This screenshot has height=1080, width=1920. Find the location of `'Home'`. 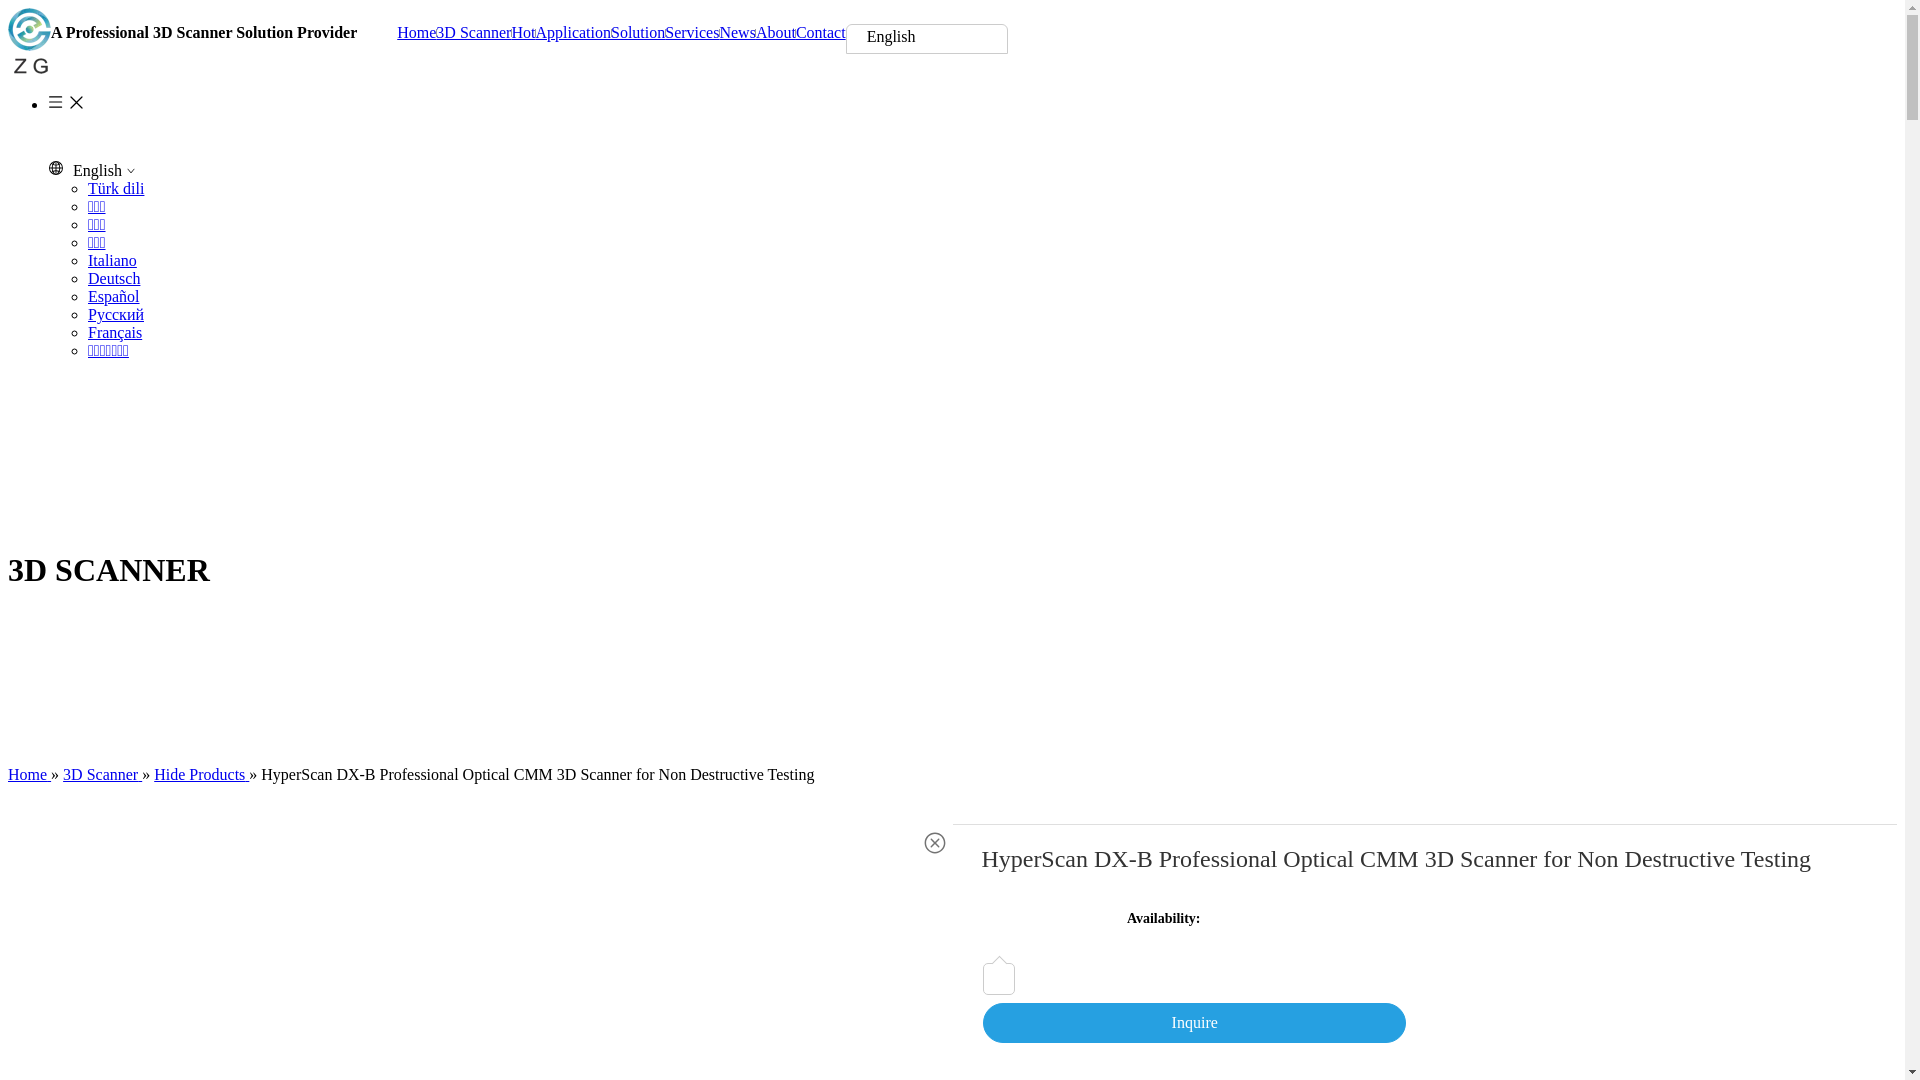

'Home' is located at coordinates (415, 33).